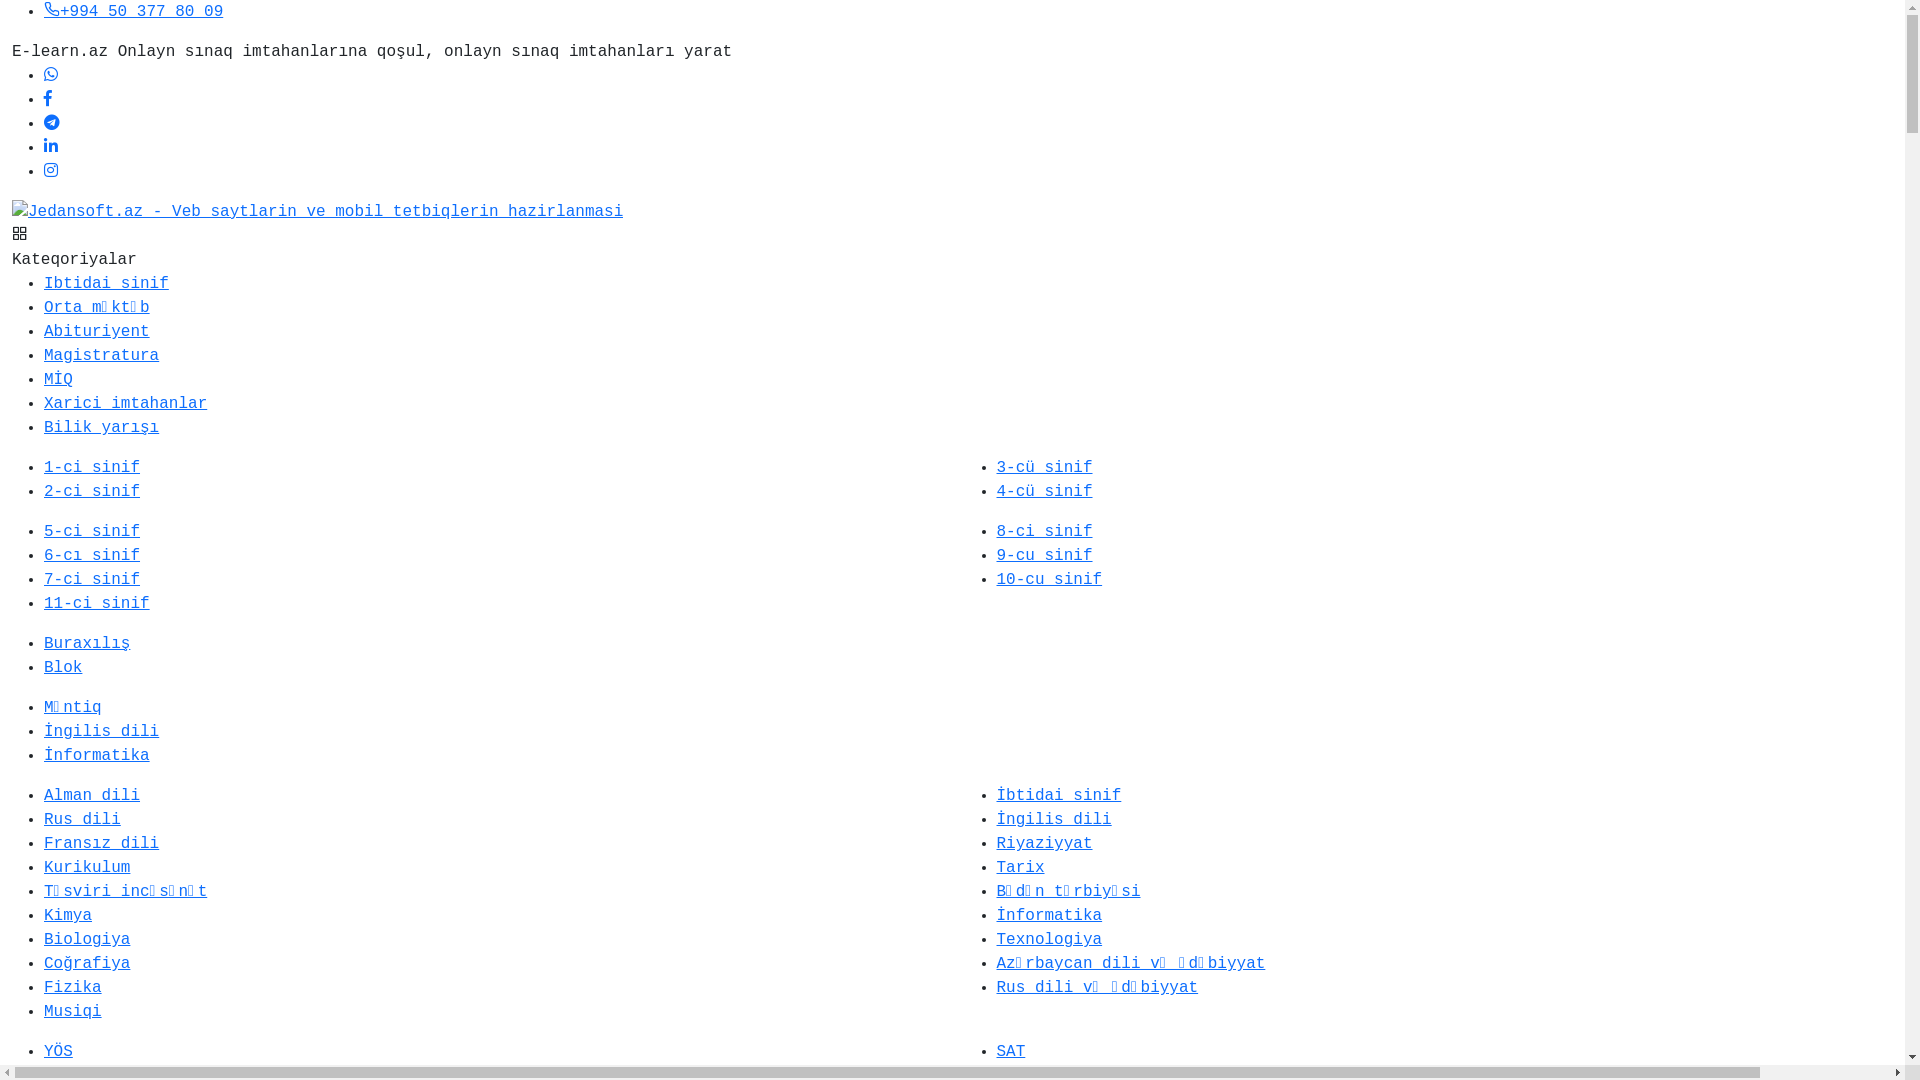 The width and height of the screenshot is (1920, 1080). What do you see at coordinates (85, 866) in the screenshot?
I see `'Kurikulum'` at bounding box center [85, 866].